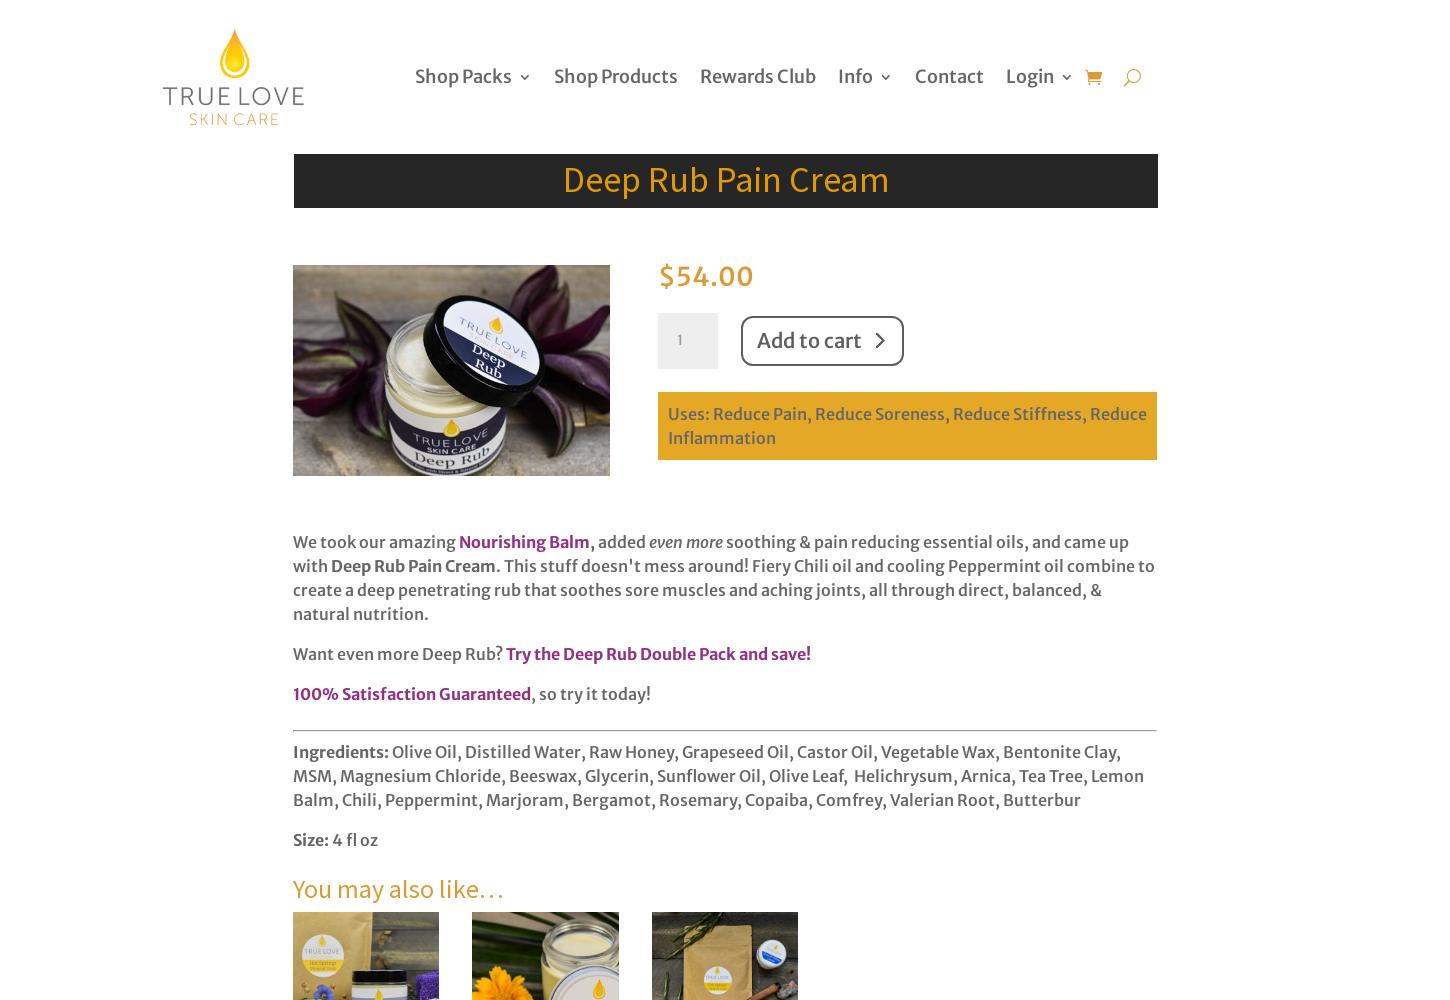 Image resolution: width=1450 pixels, height=1000 pixels. What do you see at coordinates (699, 75) in the screenshot?
I see `'Rewards Club'` at bounding box center [699, 75].